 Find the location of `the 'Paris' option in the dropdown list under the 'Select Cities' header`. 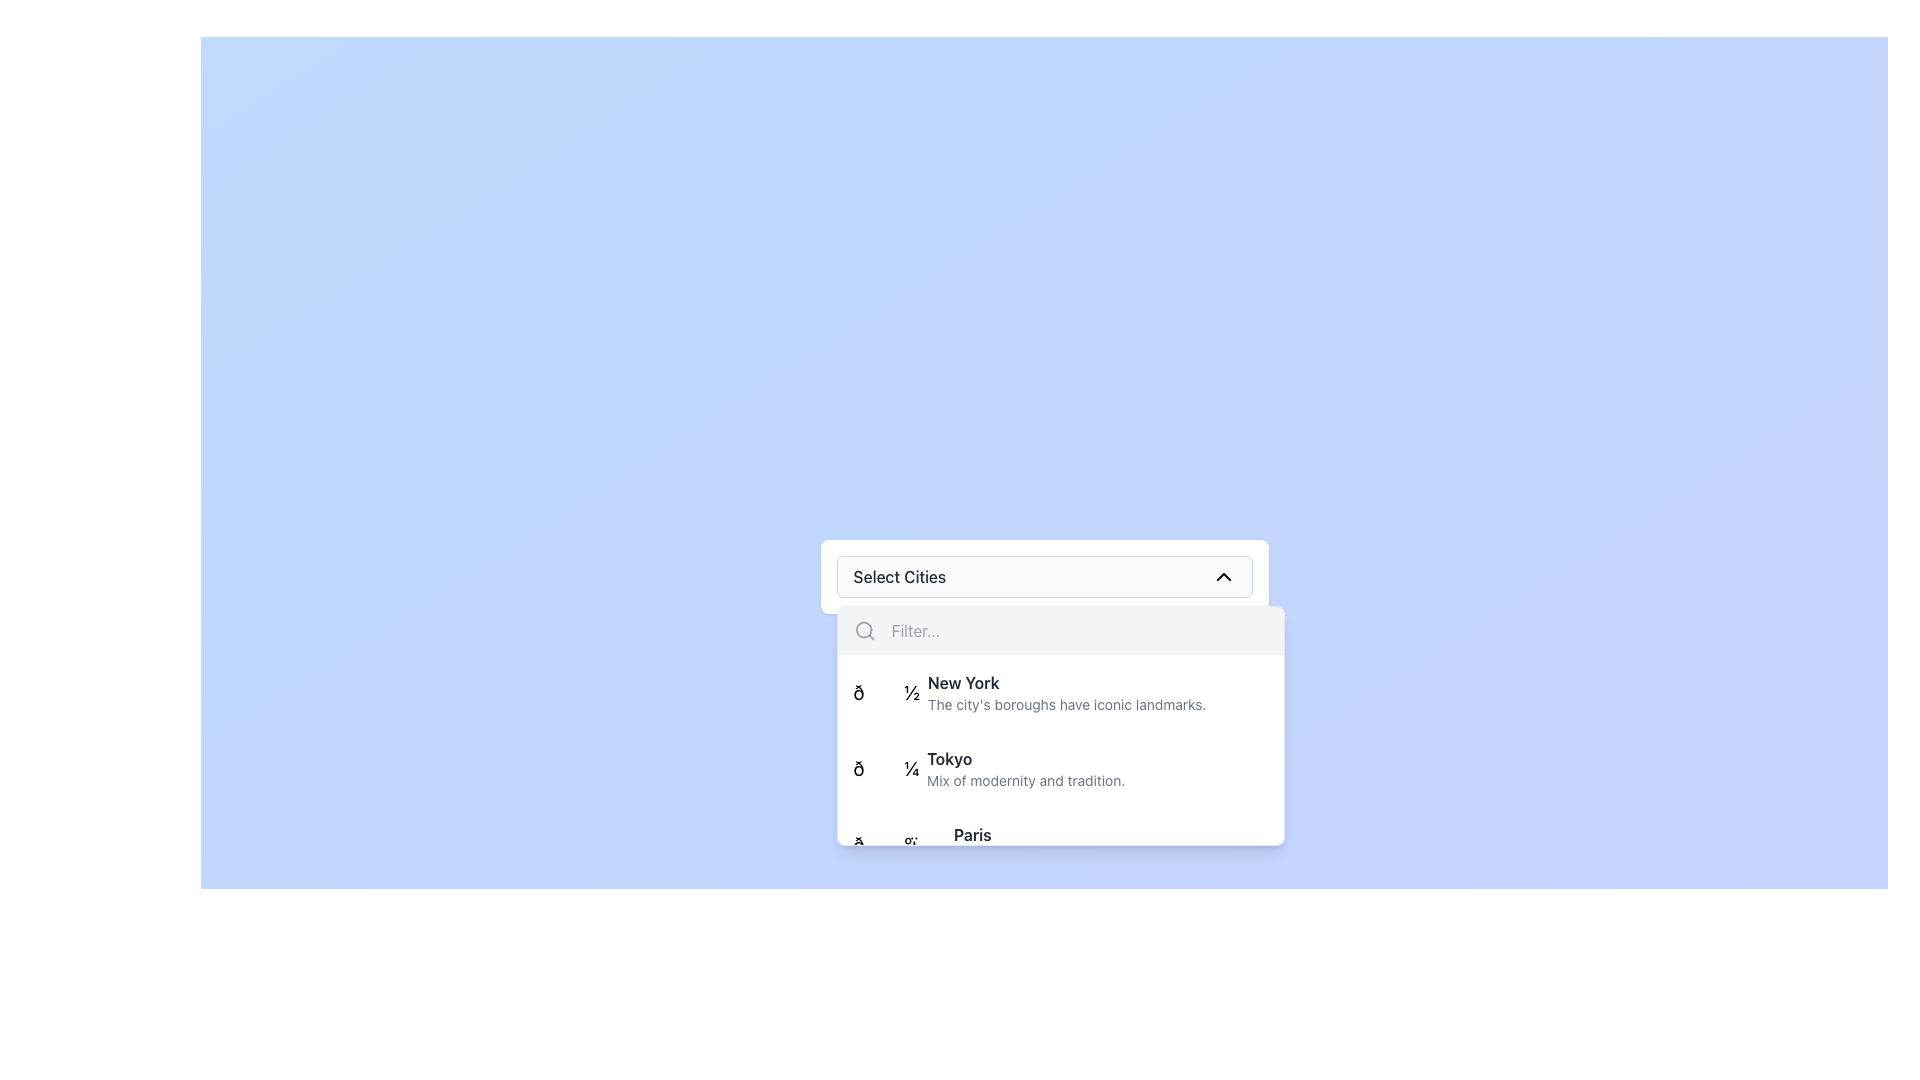

the 'Paris' option in the dropdown list under the 'Select Cities' header is located at coordinates (1029, 844).